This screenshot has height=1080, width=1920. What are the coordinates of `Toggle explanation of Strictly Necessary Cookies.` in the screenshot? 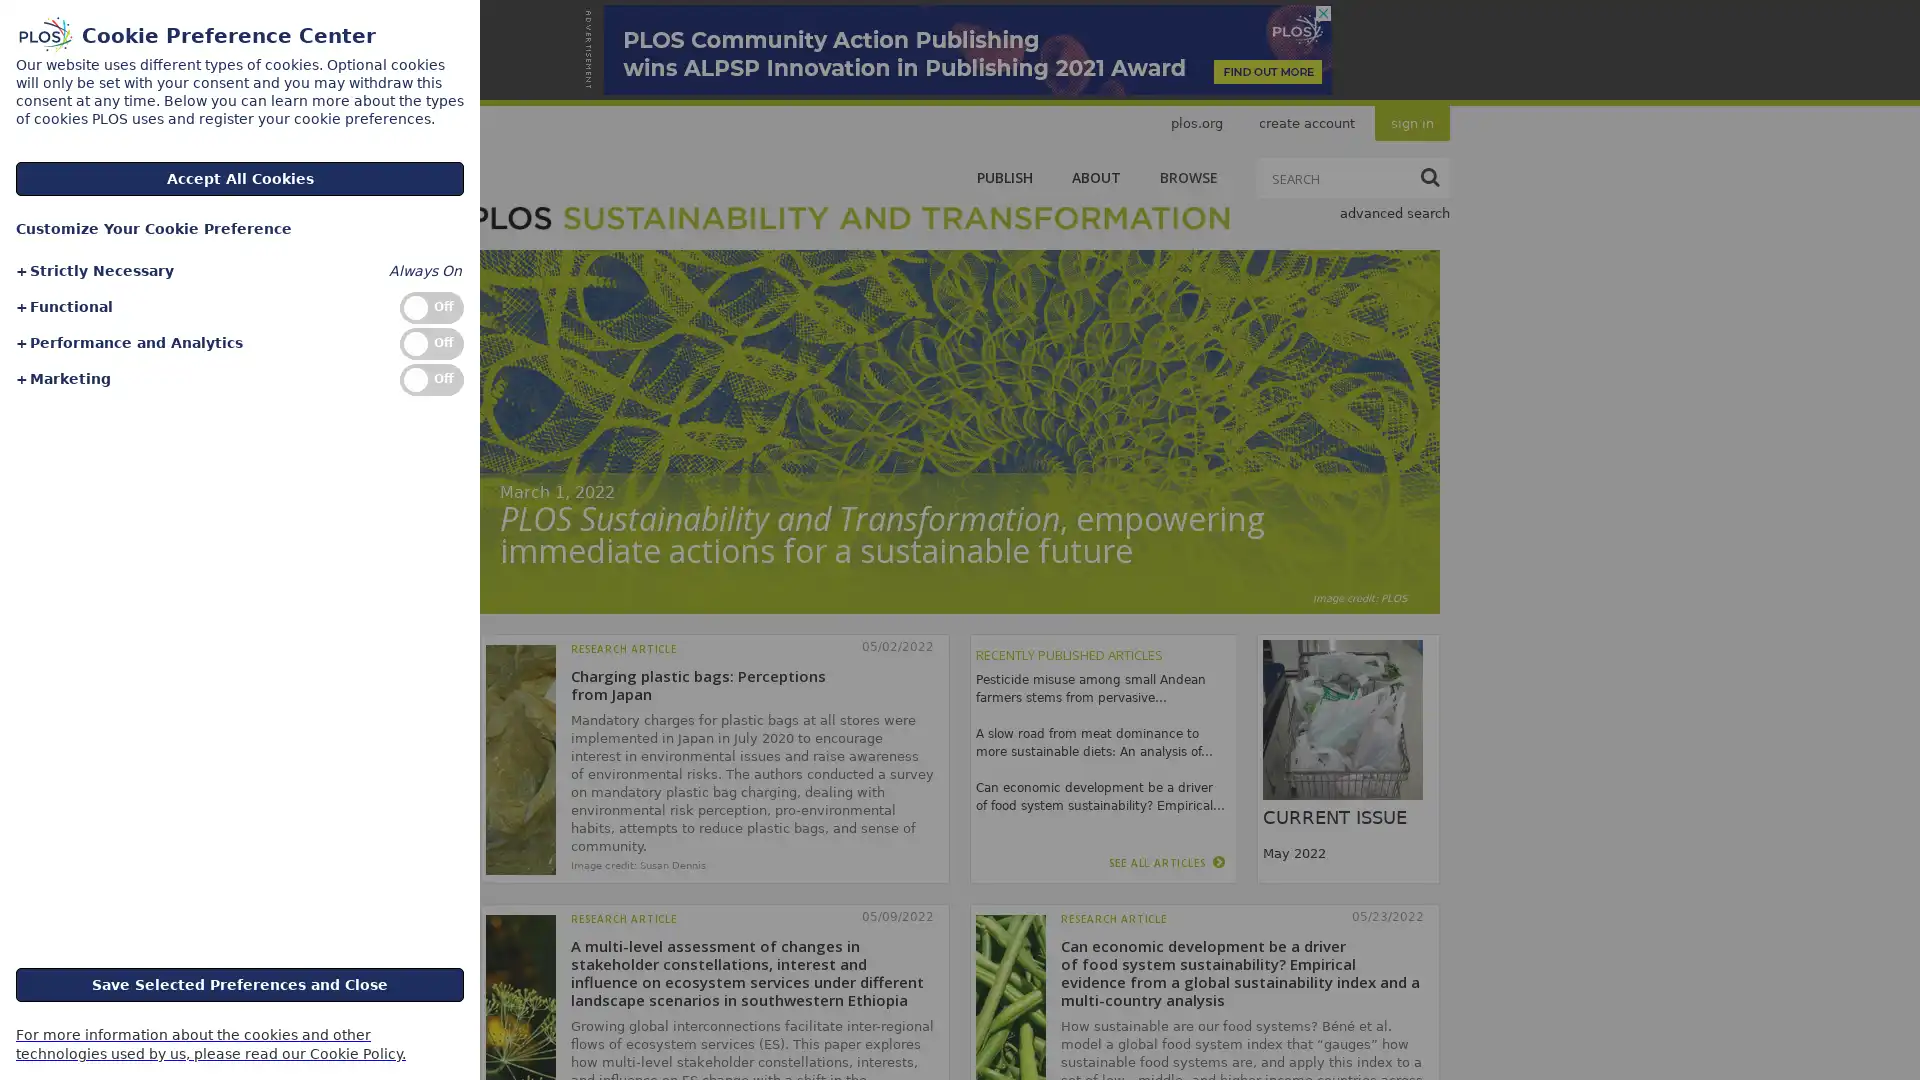 It's located at (93, 271).